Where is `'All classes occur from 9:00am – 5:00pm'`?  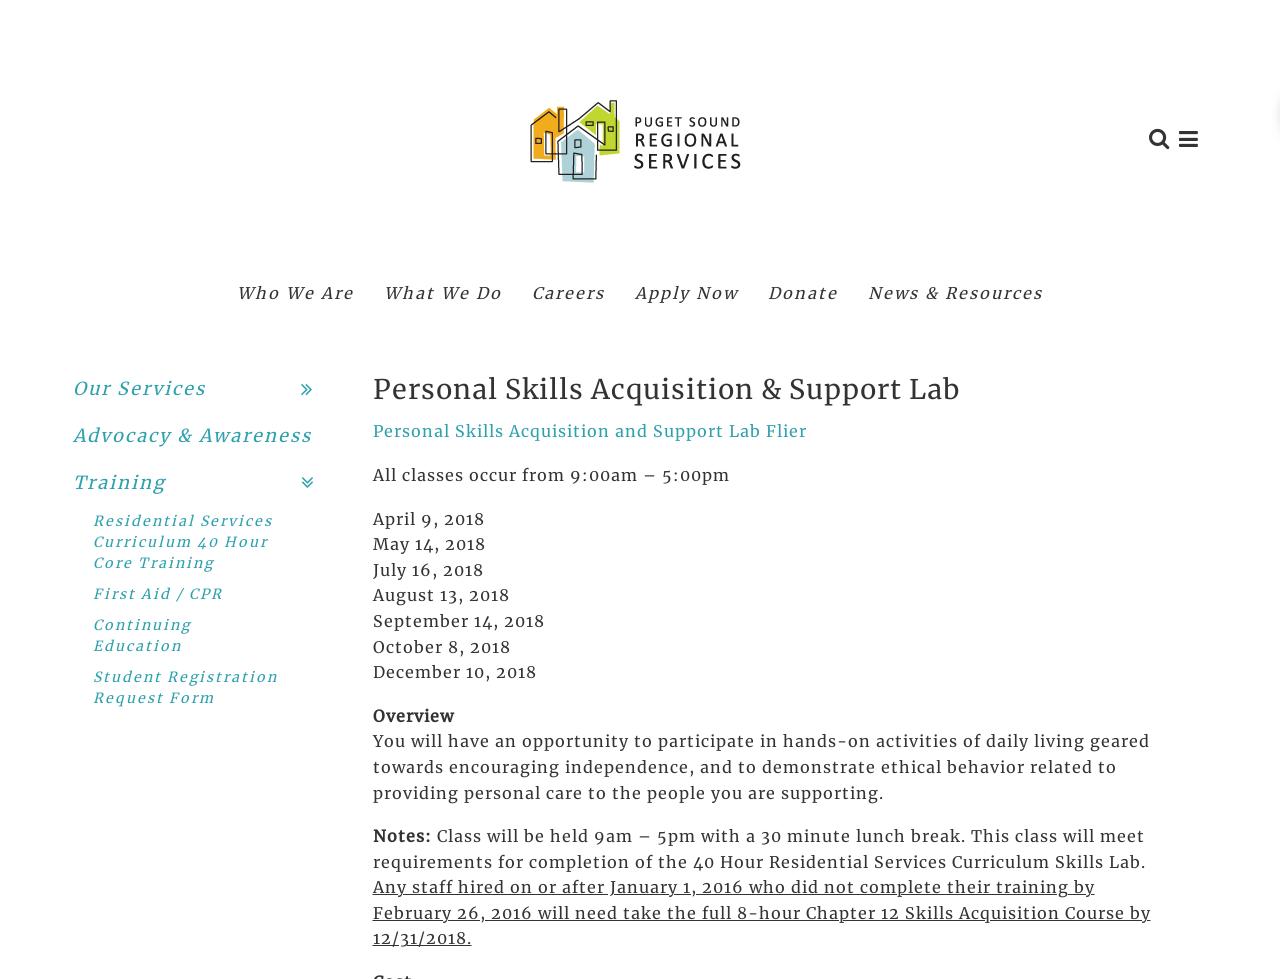 'All classes occur from 9:00am – 5:00pm' is located at coordinates (550, 474).